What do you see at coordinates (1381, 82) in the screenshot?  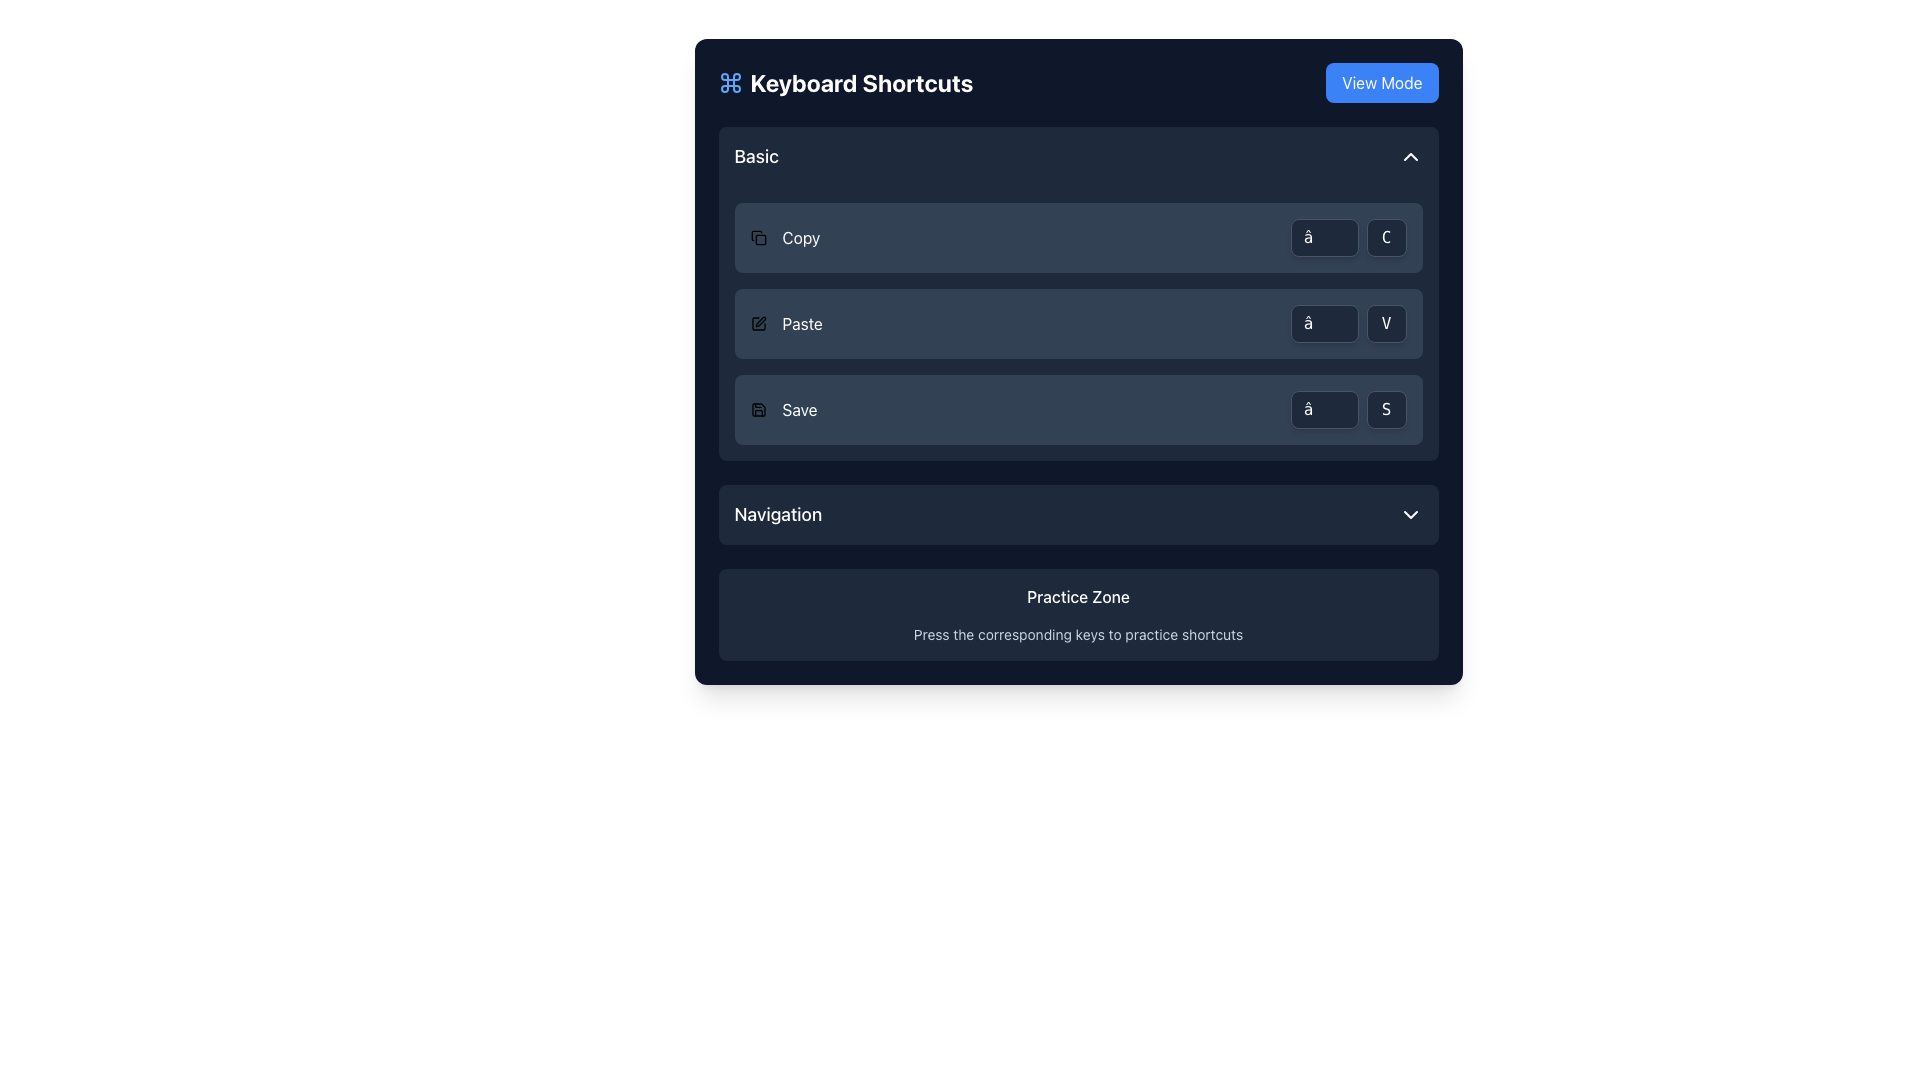 I see `the button located at the far right of the 'Keyboard Shortcuts' header bar` at bounding box center [1381, 82].